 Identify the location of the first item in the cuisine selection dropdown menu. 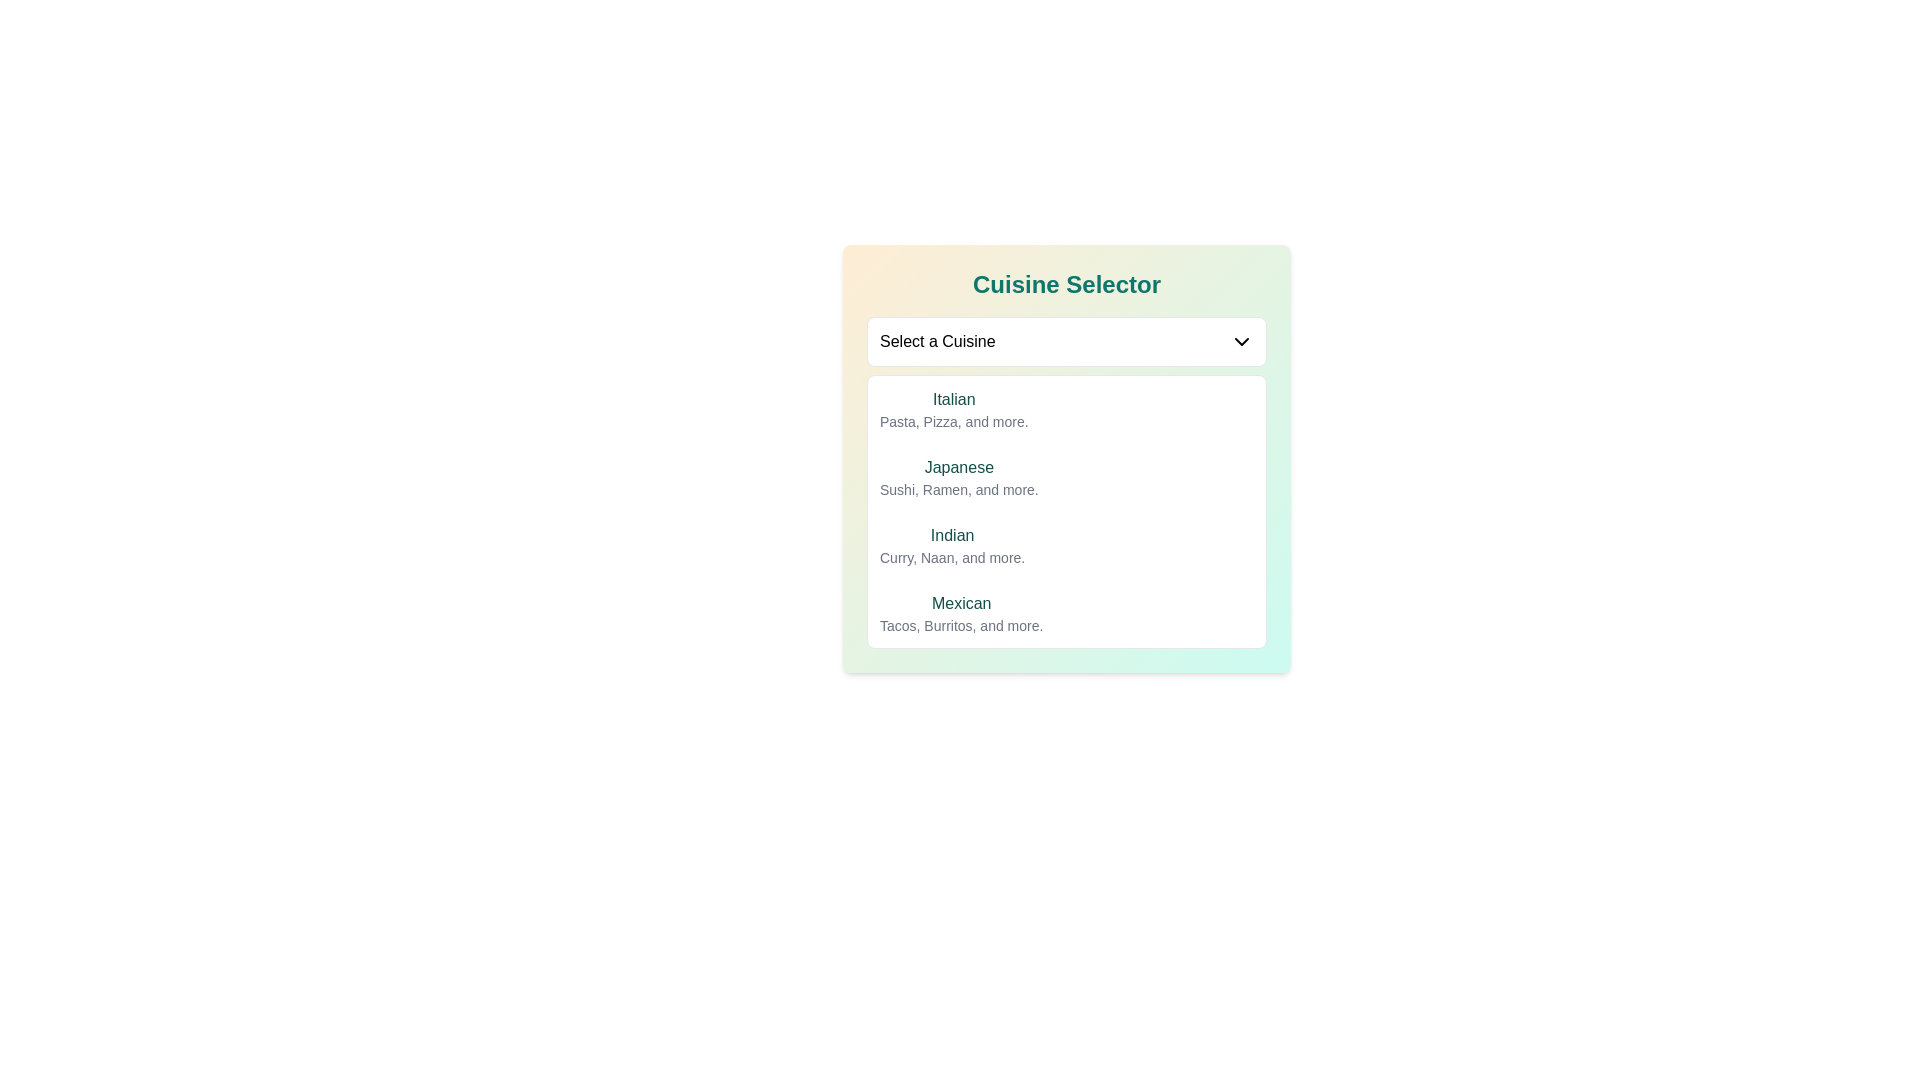
(953, 408).